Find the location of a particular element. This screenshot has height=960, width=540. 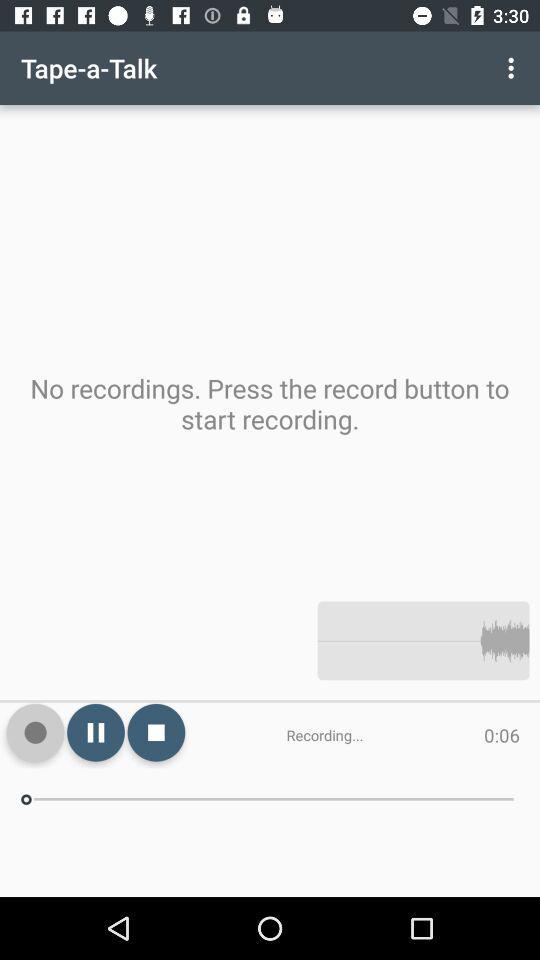

item at the top right corner is located at coordinates (513, 68).